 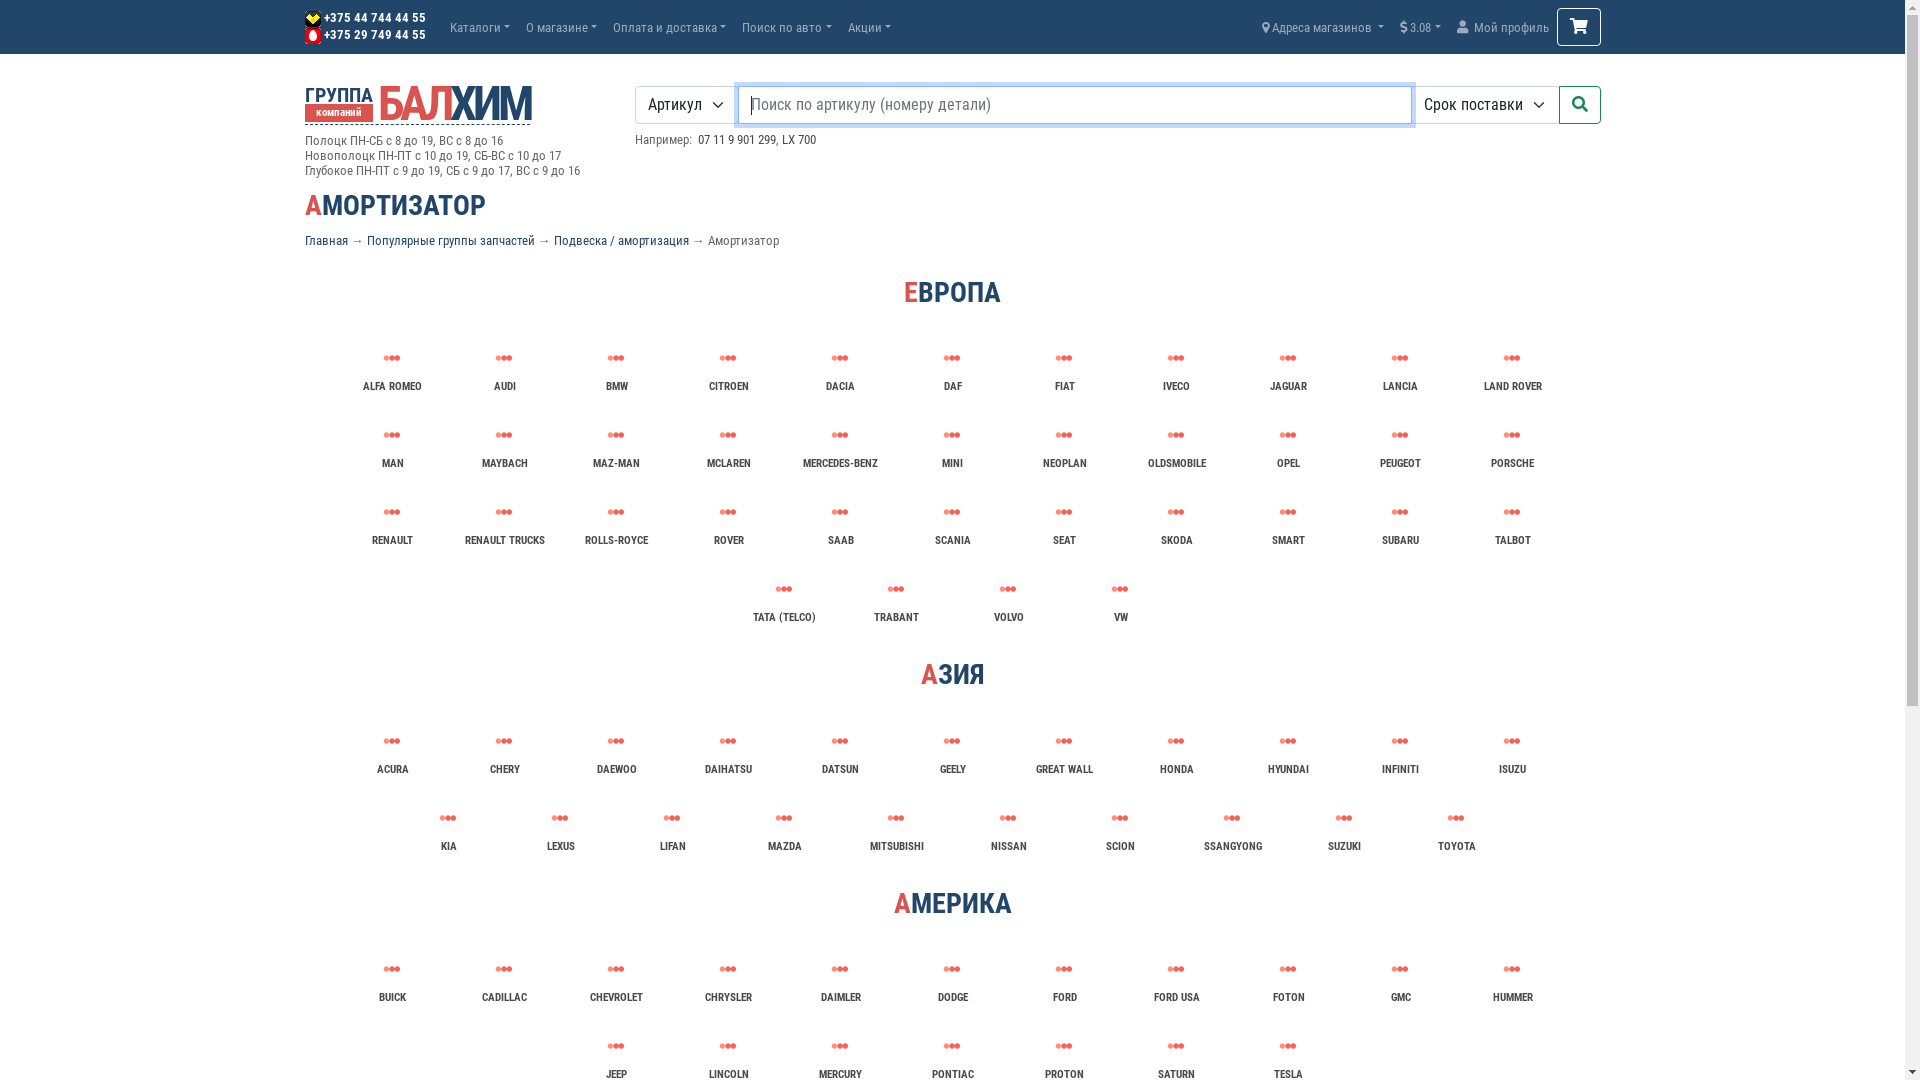 I want to click on 'FIAT', so click(x=1063, y=365).